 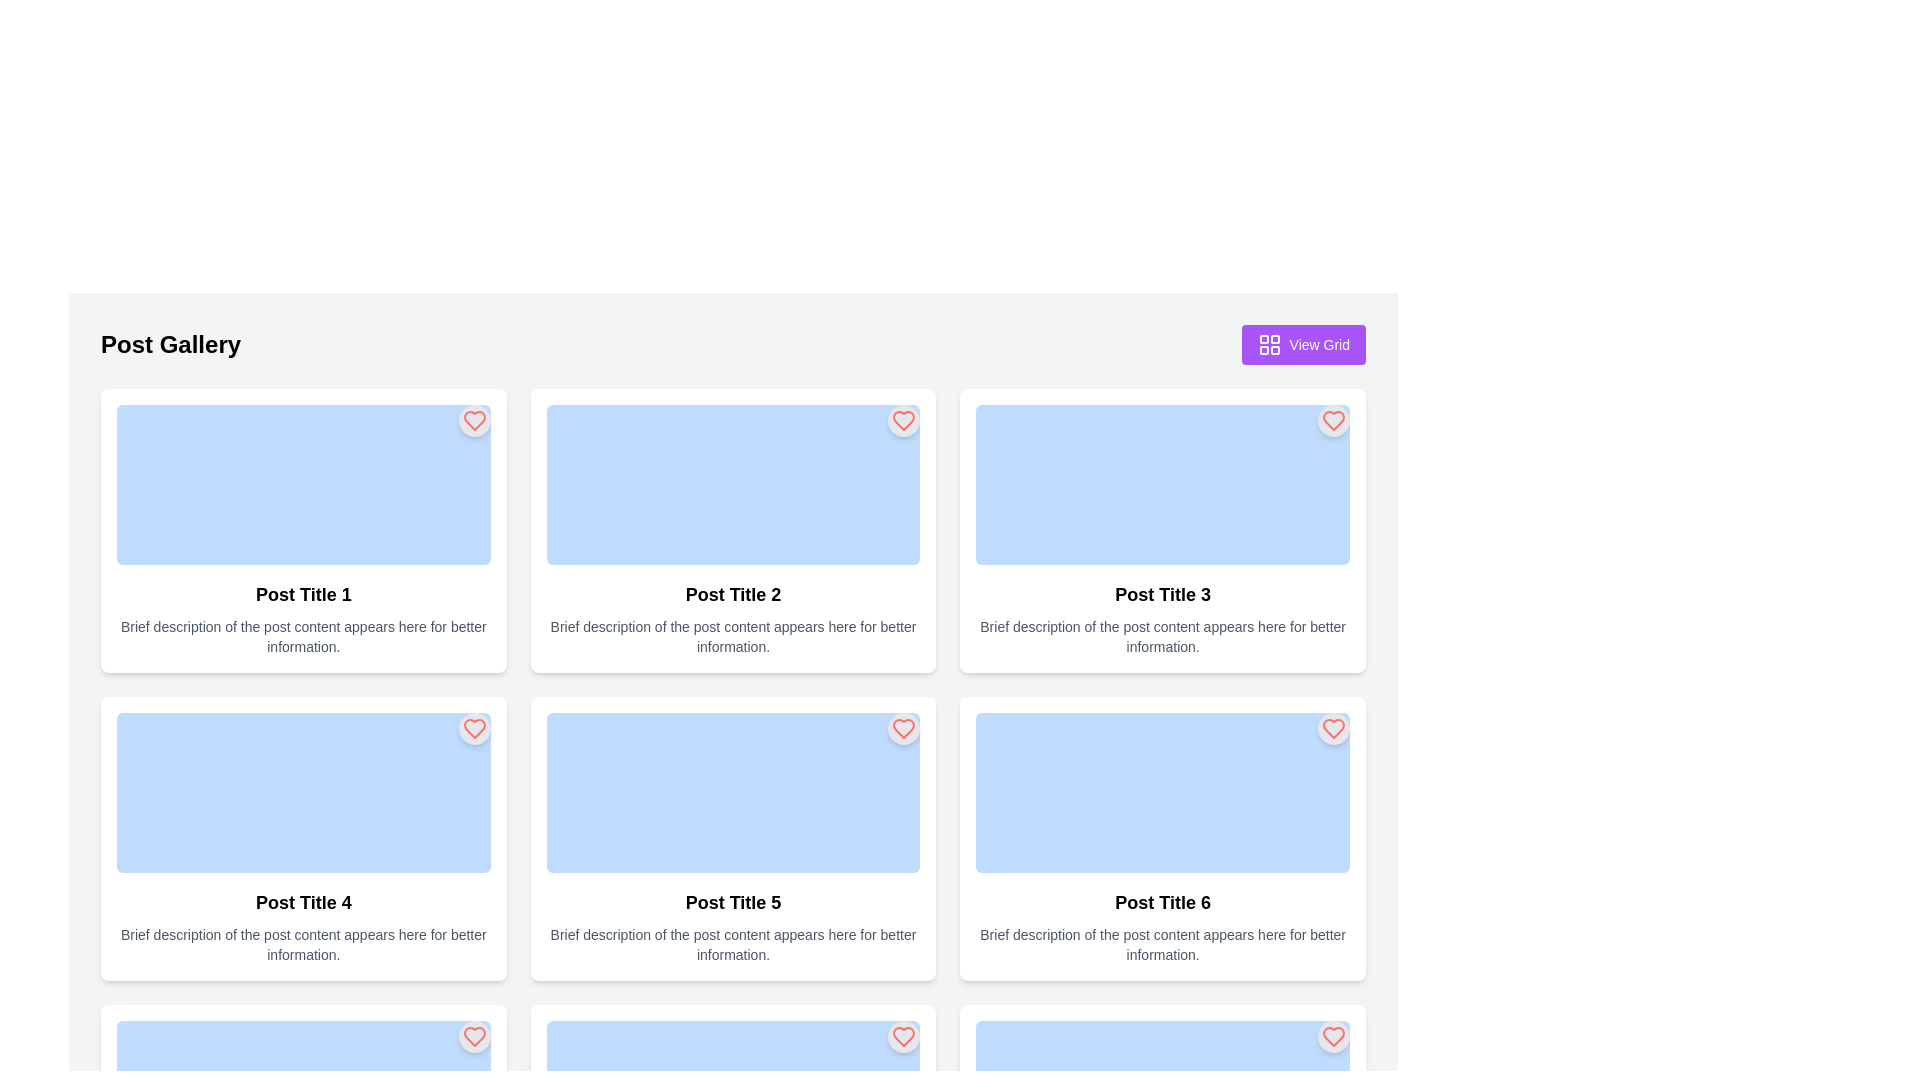 What do you see at coordinates (473, 1036) in the screenshot?
I see `the favorite icon located in the top-right corner of the content card labeled 'Post Title 4' to trigger the animation or tooltip` at bounding box center [473, 1036].